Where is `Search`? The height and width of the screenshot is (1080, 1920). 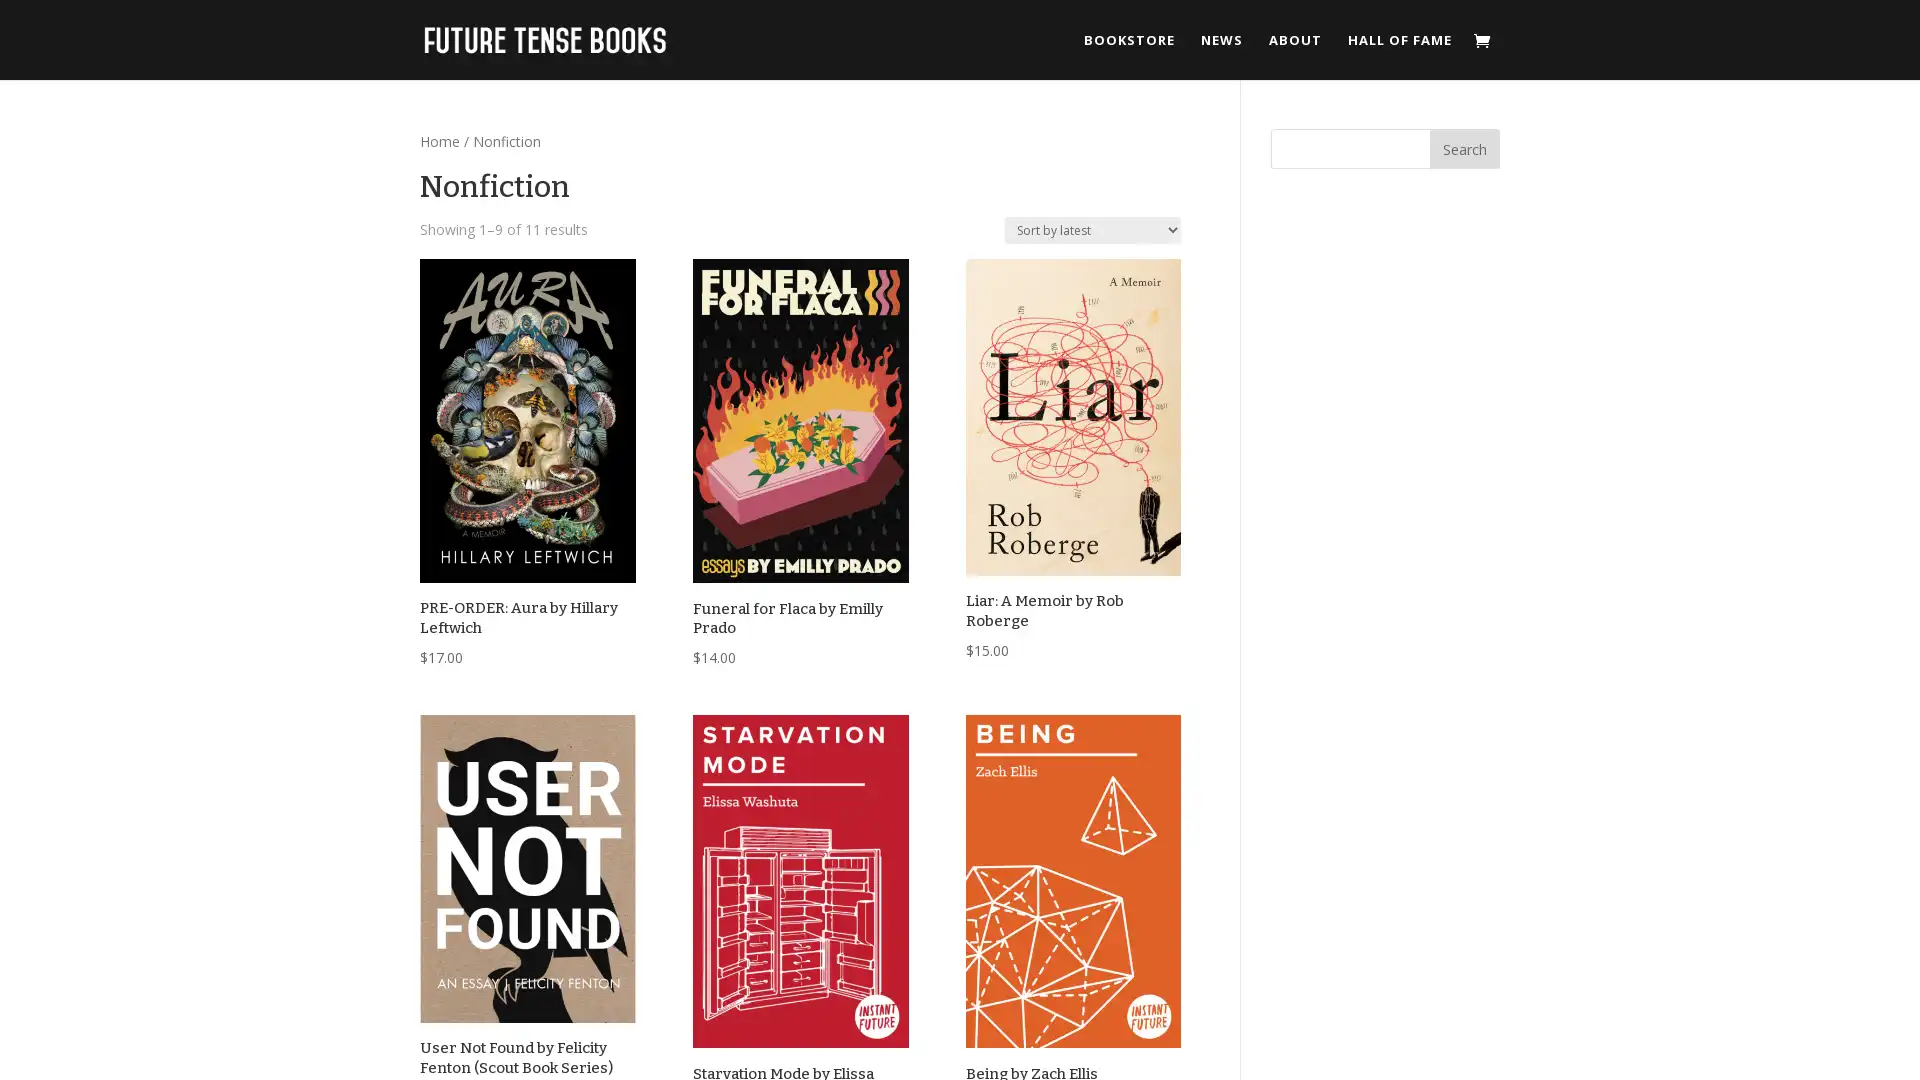
Search is located at coordinates (1464, 148).